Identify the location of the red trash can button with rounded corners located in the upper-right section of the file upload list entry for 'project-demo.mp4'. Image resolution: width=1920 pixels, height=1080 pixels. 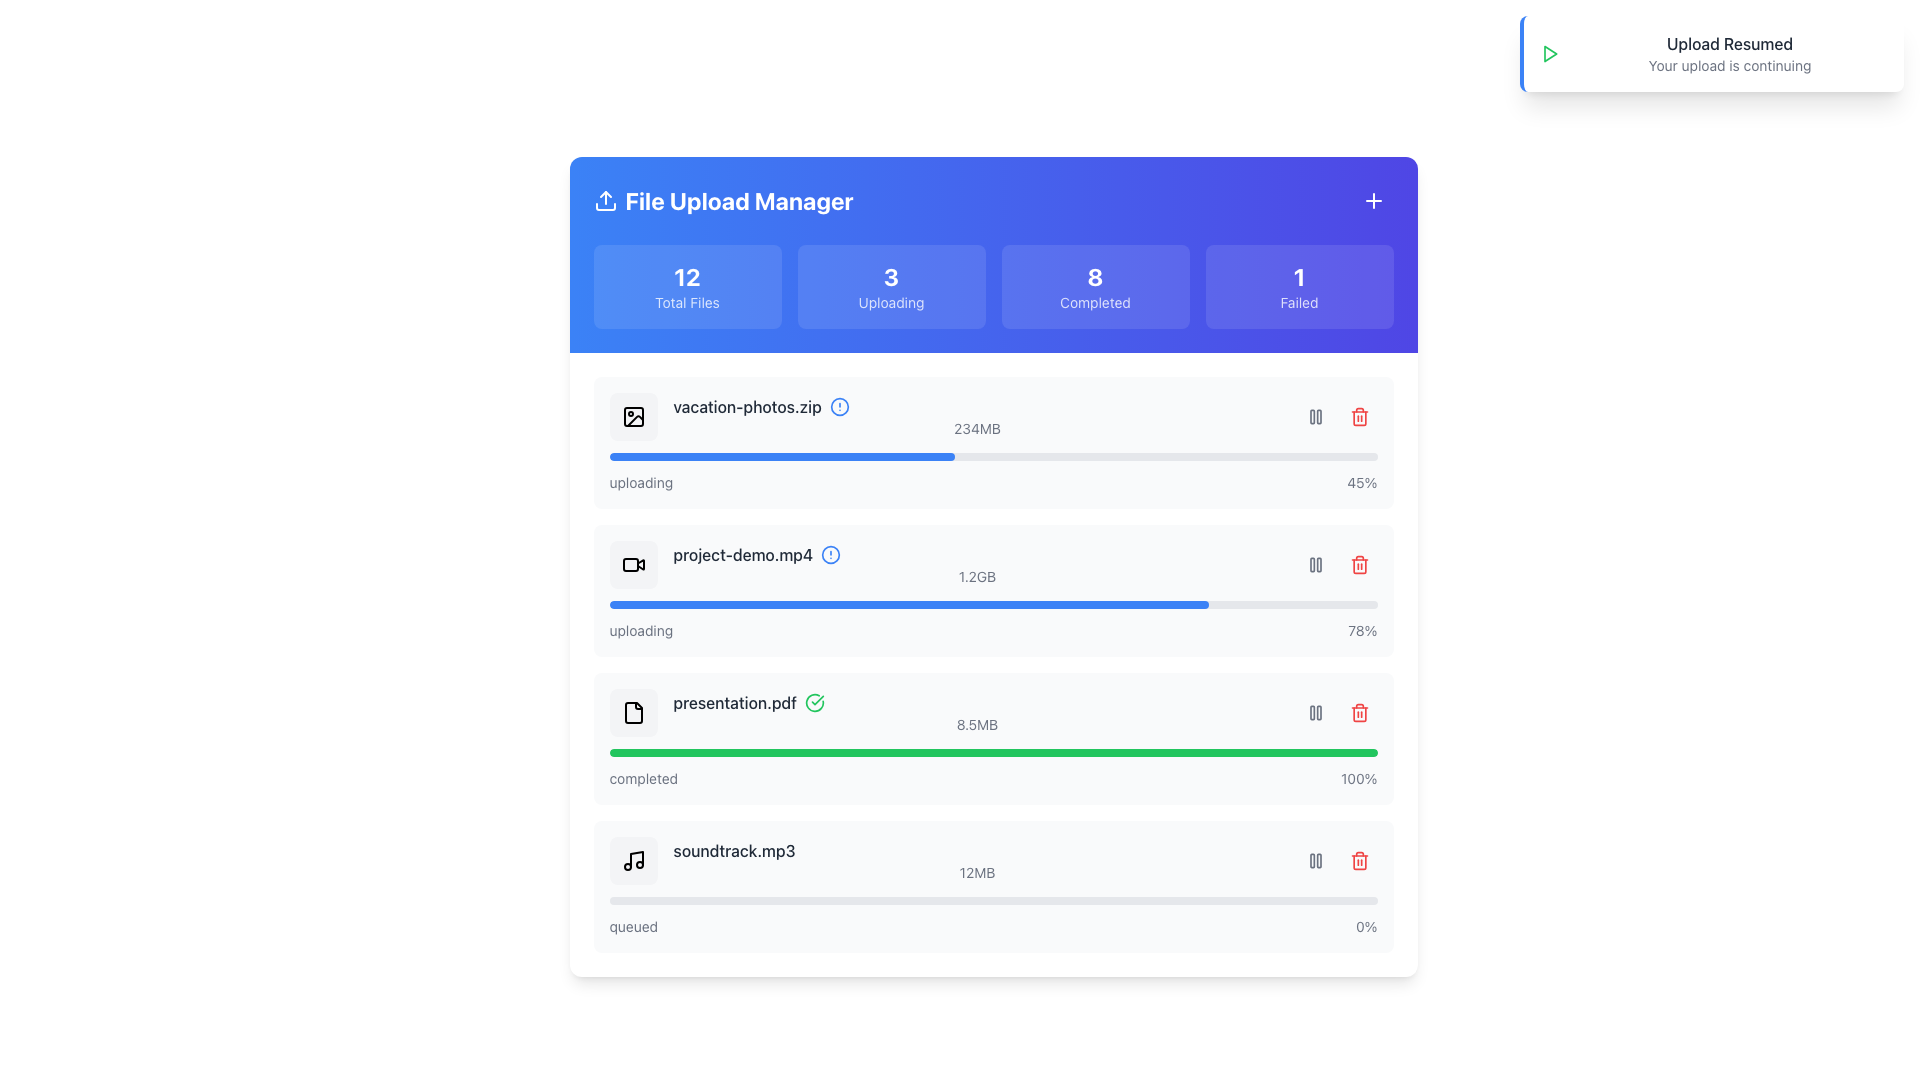
(1359, 415).